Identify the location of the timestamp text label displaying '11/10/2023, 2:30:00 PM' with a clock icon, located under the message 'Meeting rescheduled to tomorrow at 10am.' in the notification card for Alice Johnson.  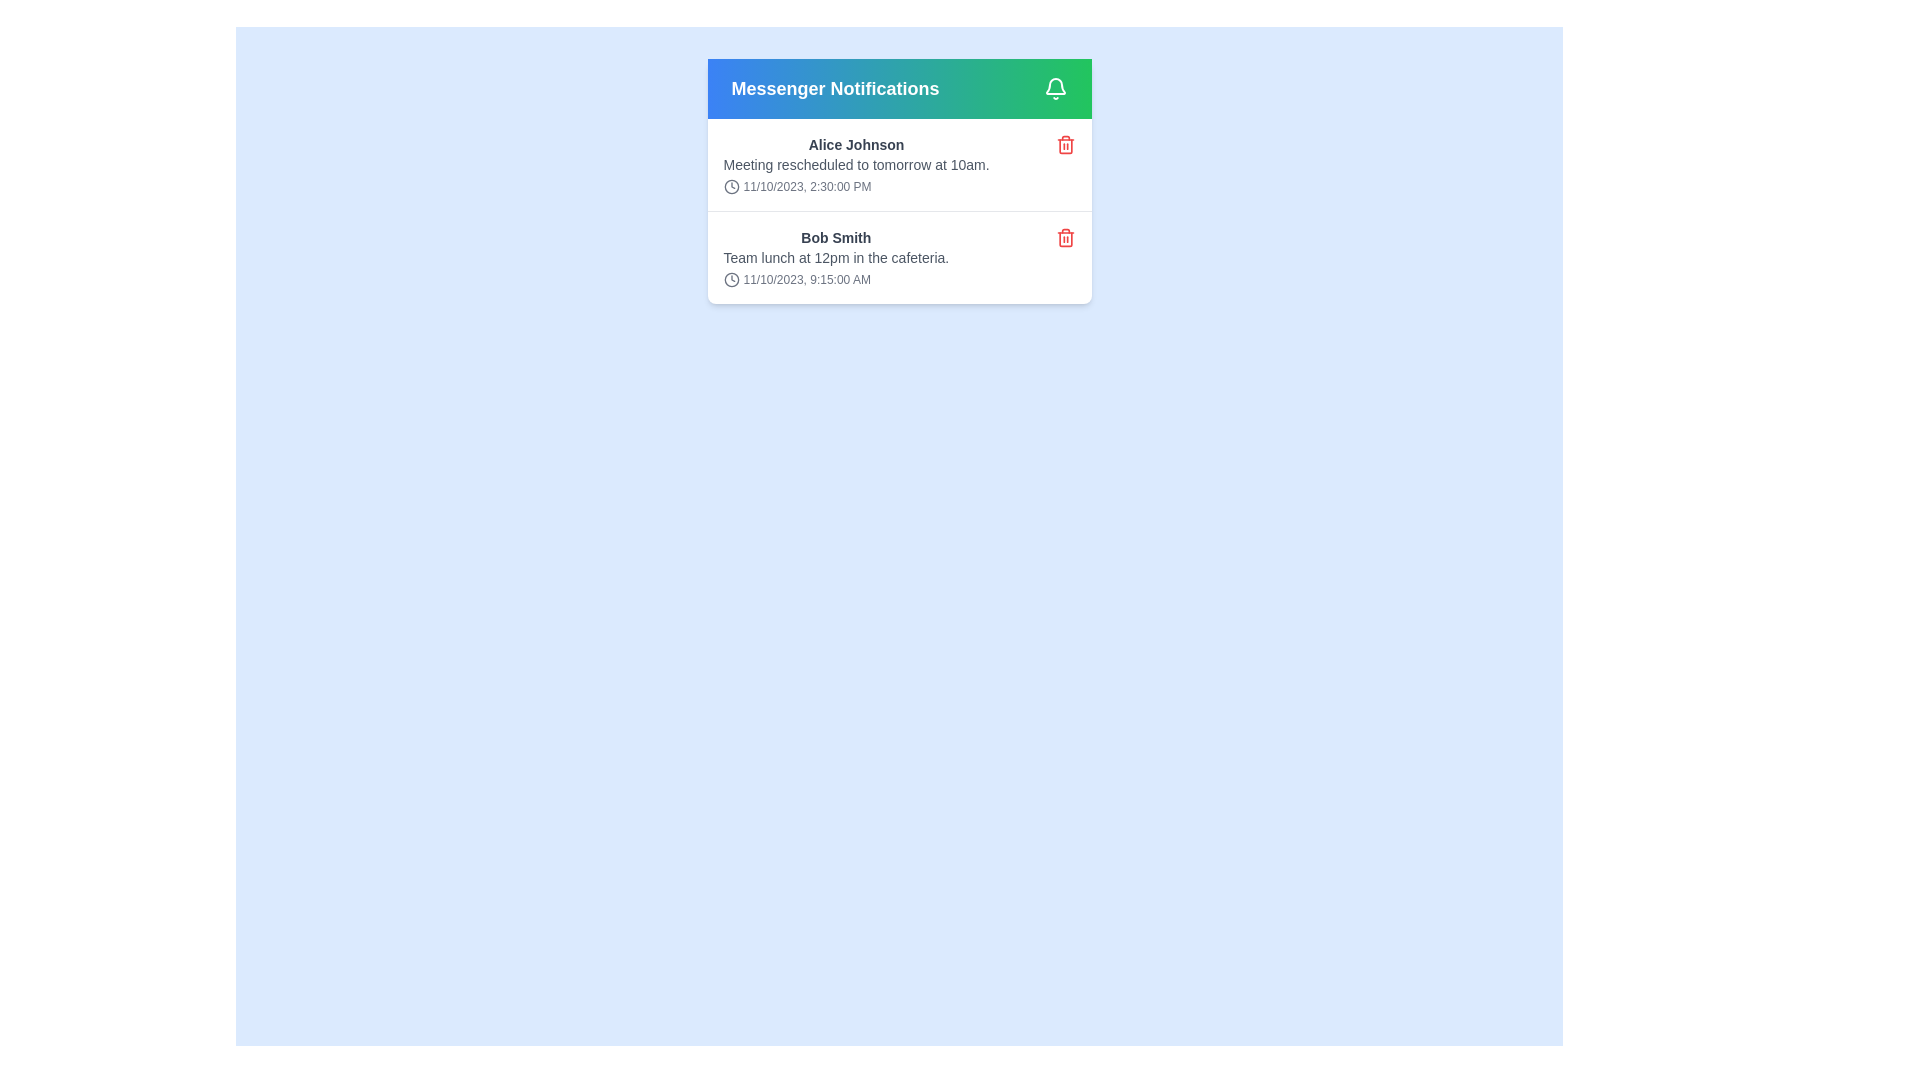
(856, 186).